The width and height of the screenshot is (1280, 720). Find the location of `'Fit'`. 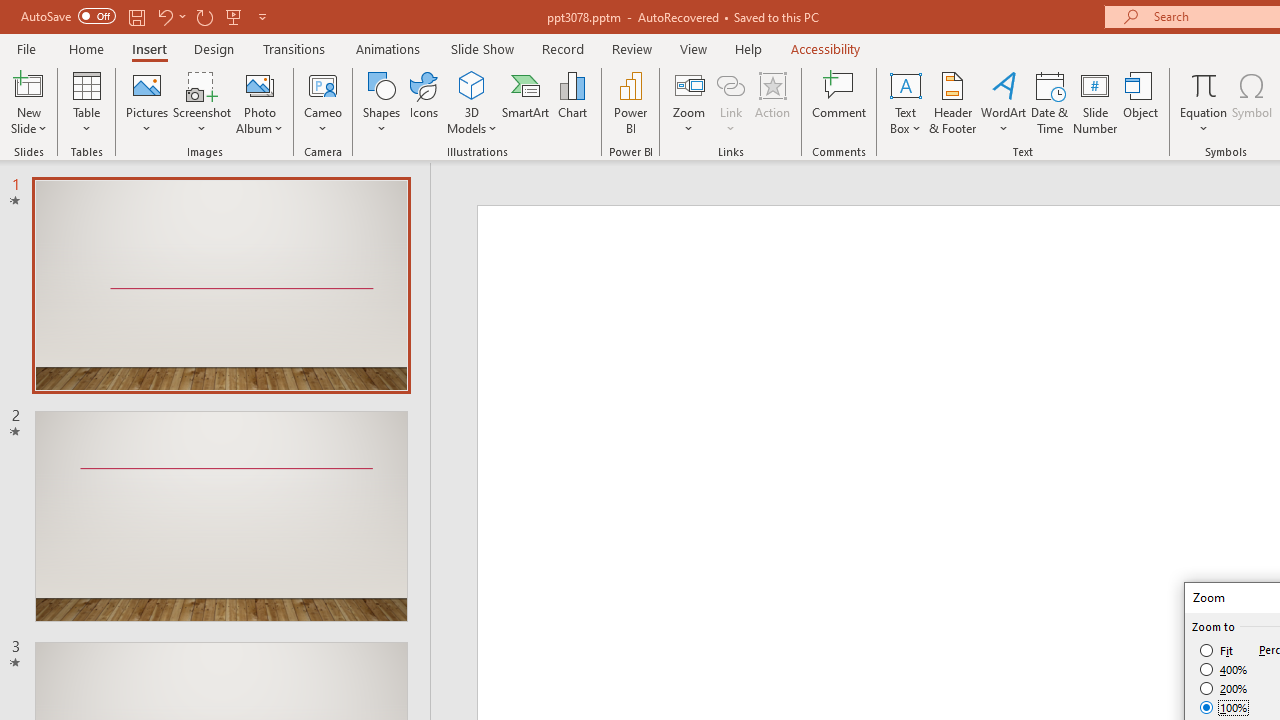

'Fit' is located at coordinates (1216, 650).